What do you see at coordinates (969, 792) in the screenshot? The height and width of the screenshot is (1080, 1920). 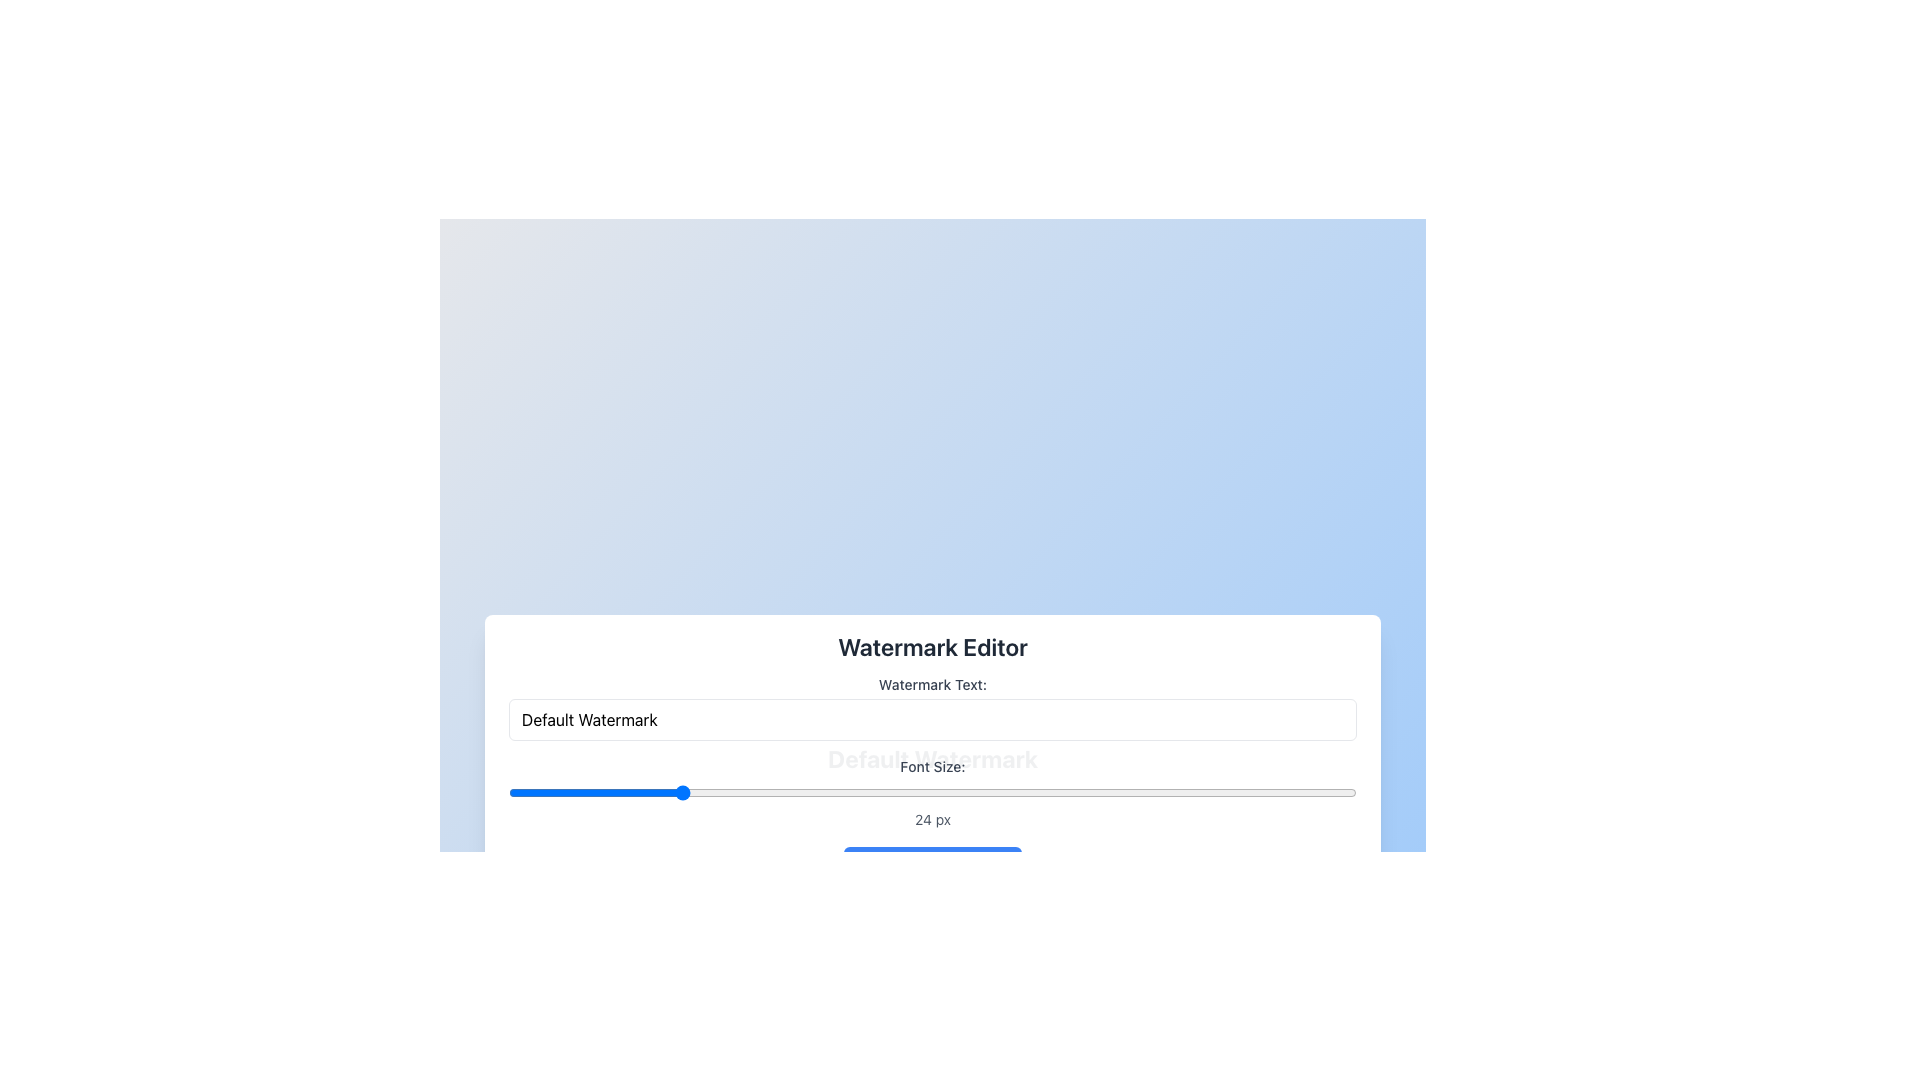 I see `font size` at bounding box center [969, 792].